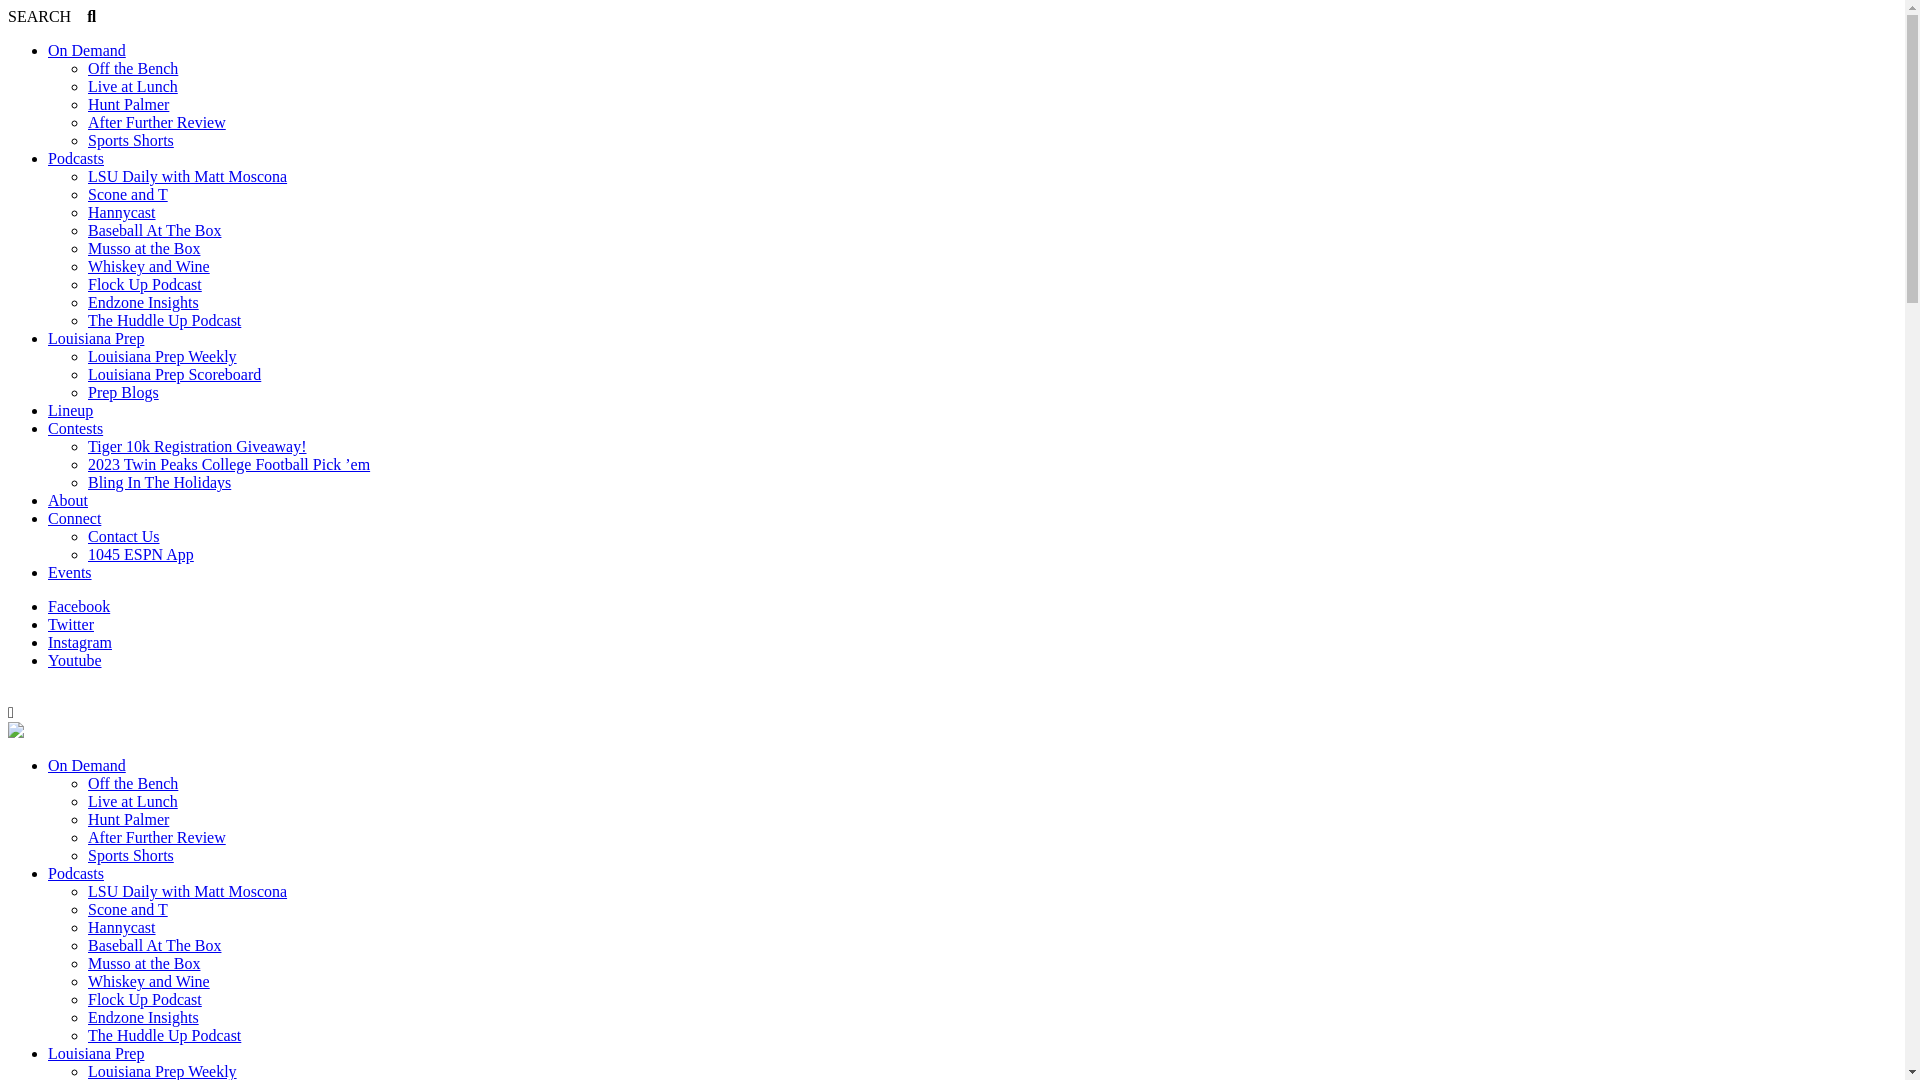 The image size is (1920, 1080). What do you see at coordinates (86, 212) in the screenshot?
I see `'Hannycast'` at bounding box center [86, 212].